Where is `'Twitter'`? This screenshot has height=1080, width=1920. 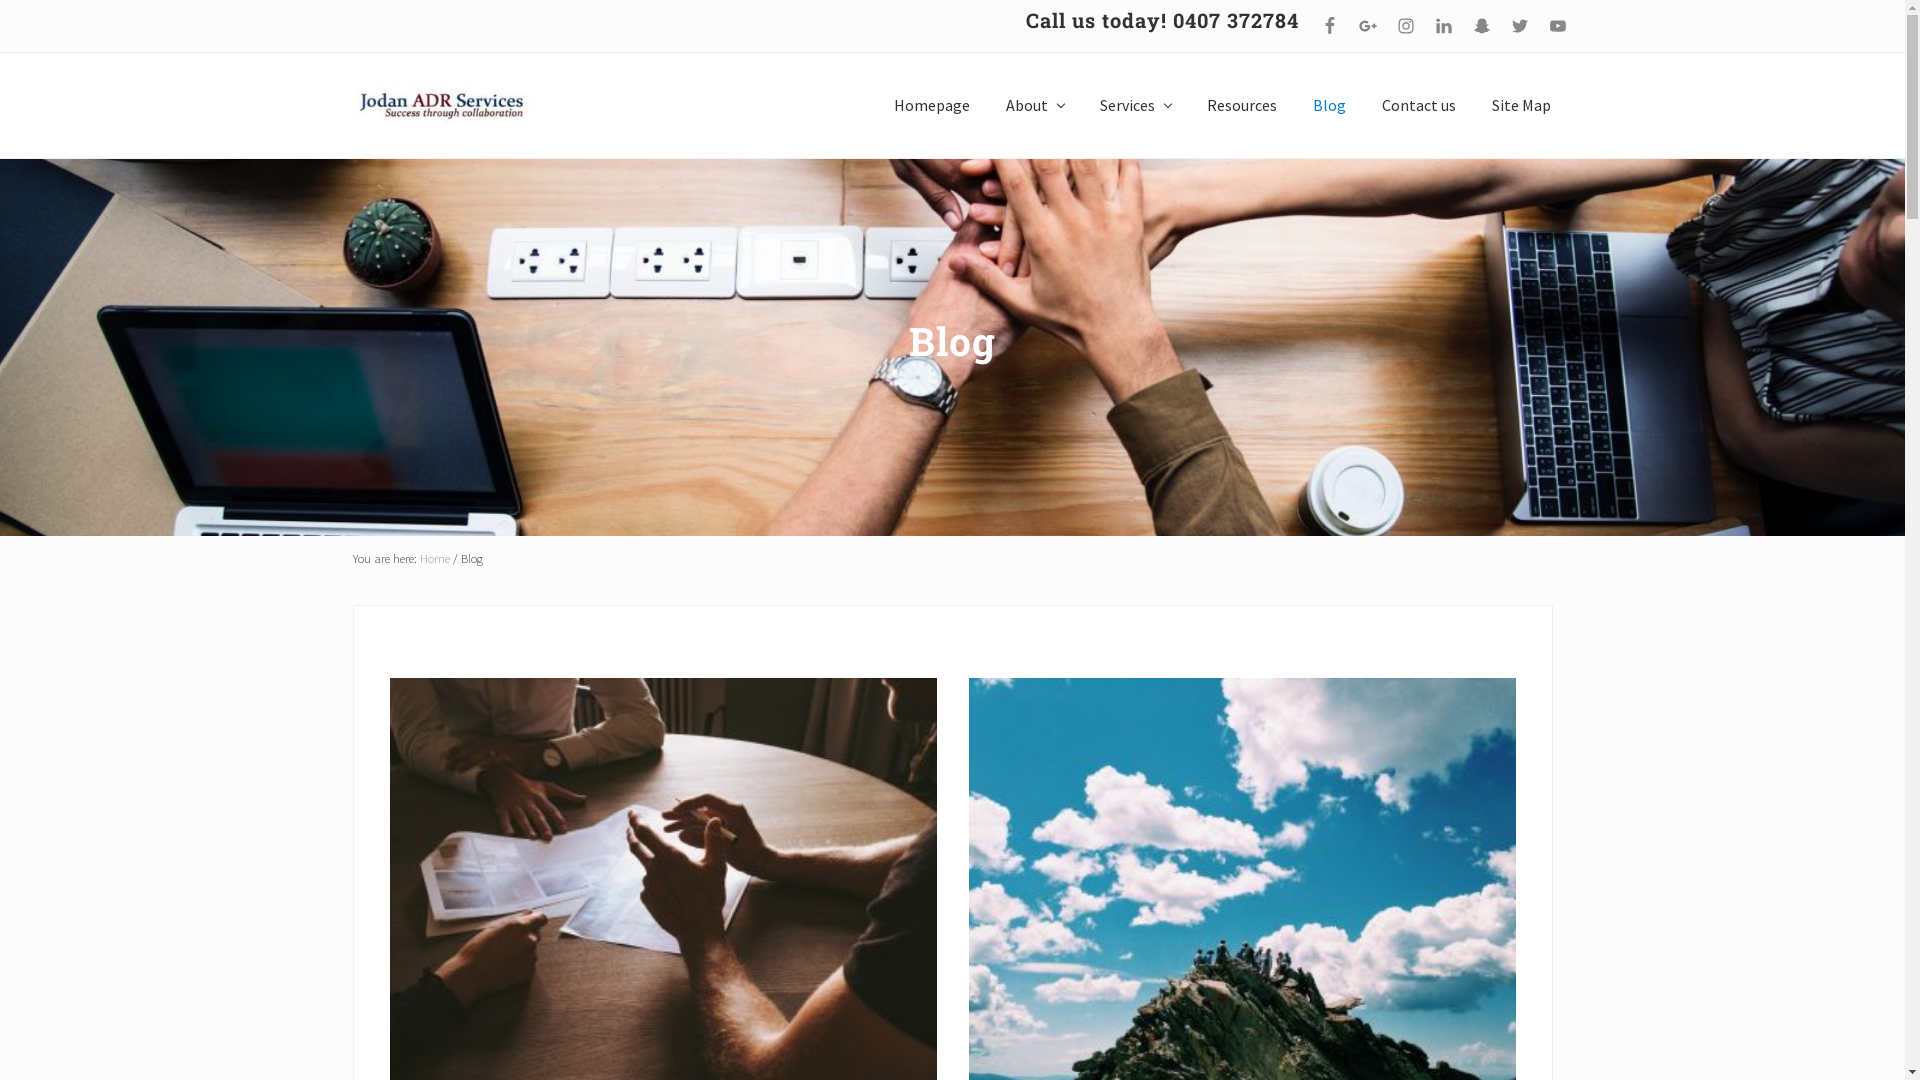
'Twitter' is located at coordinates (1518, 26).